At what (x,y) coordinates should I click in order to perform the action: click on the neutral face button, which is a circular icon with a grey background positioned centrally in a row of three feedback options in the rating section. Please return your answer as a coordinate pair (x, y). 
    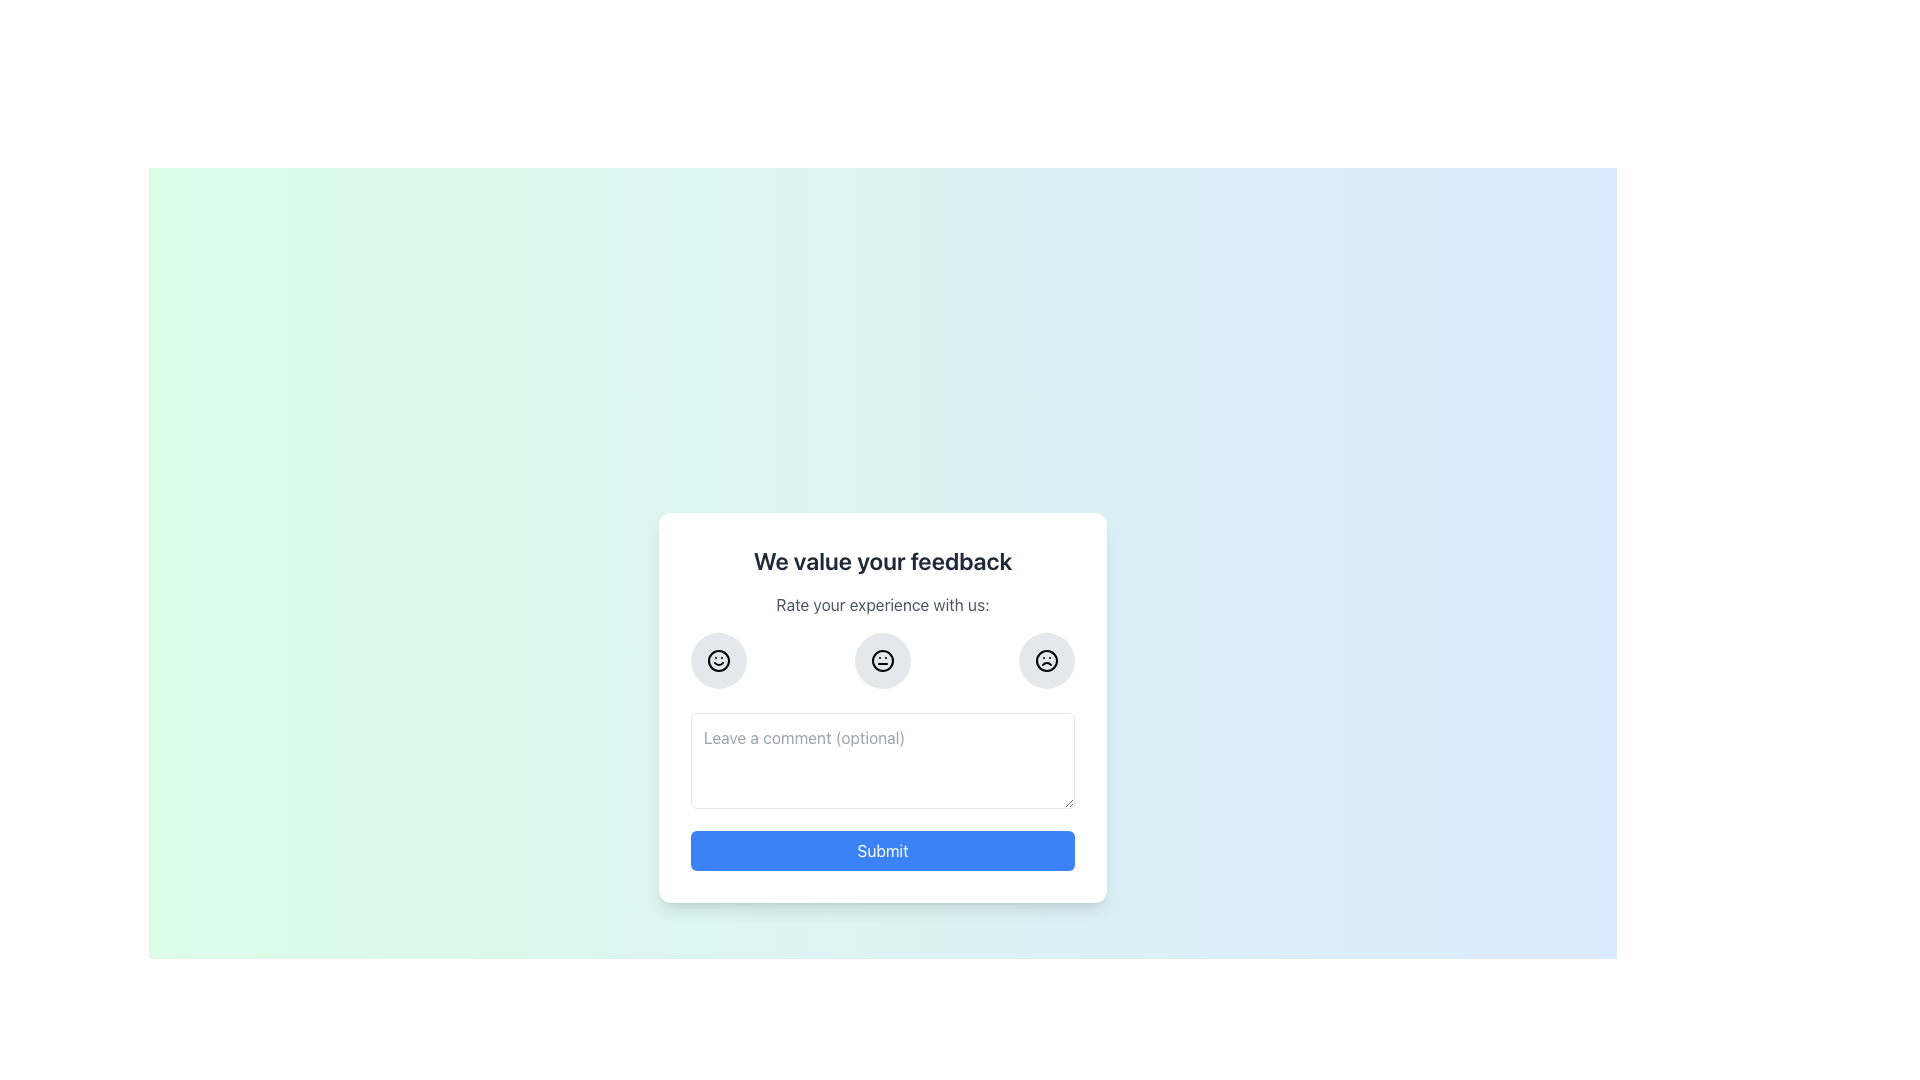
    Looking at the image, I should click on (882, 660).